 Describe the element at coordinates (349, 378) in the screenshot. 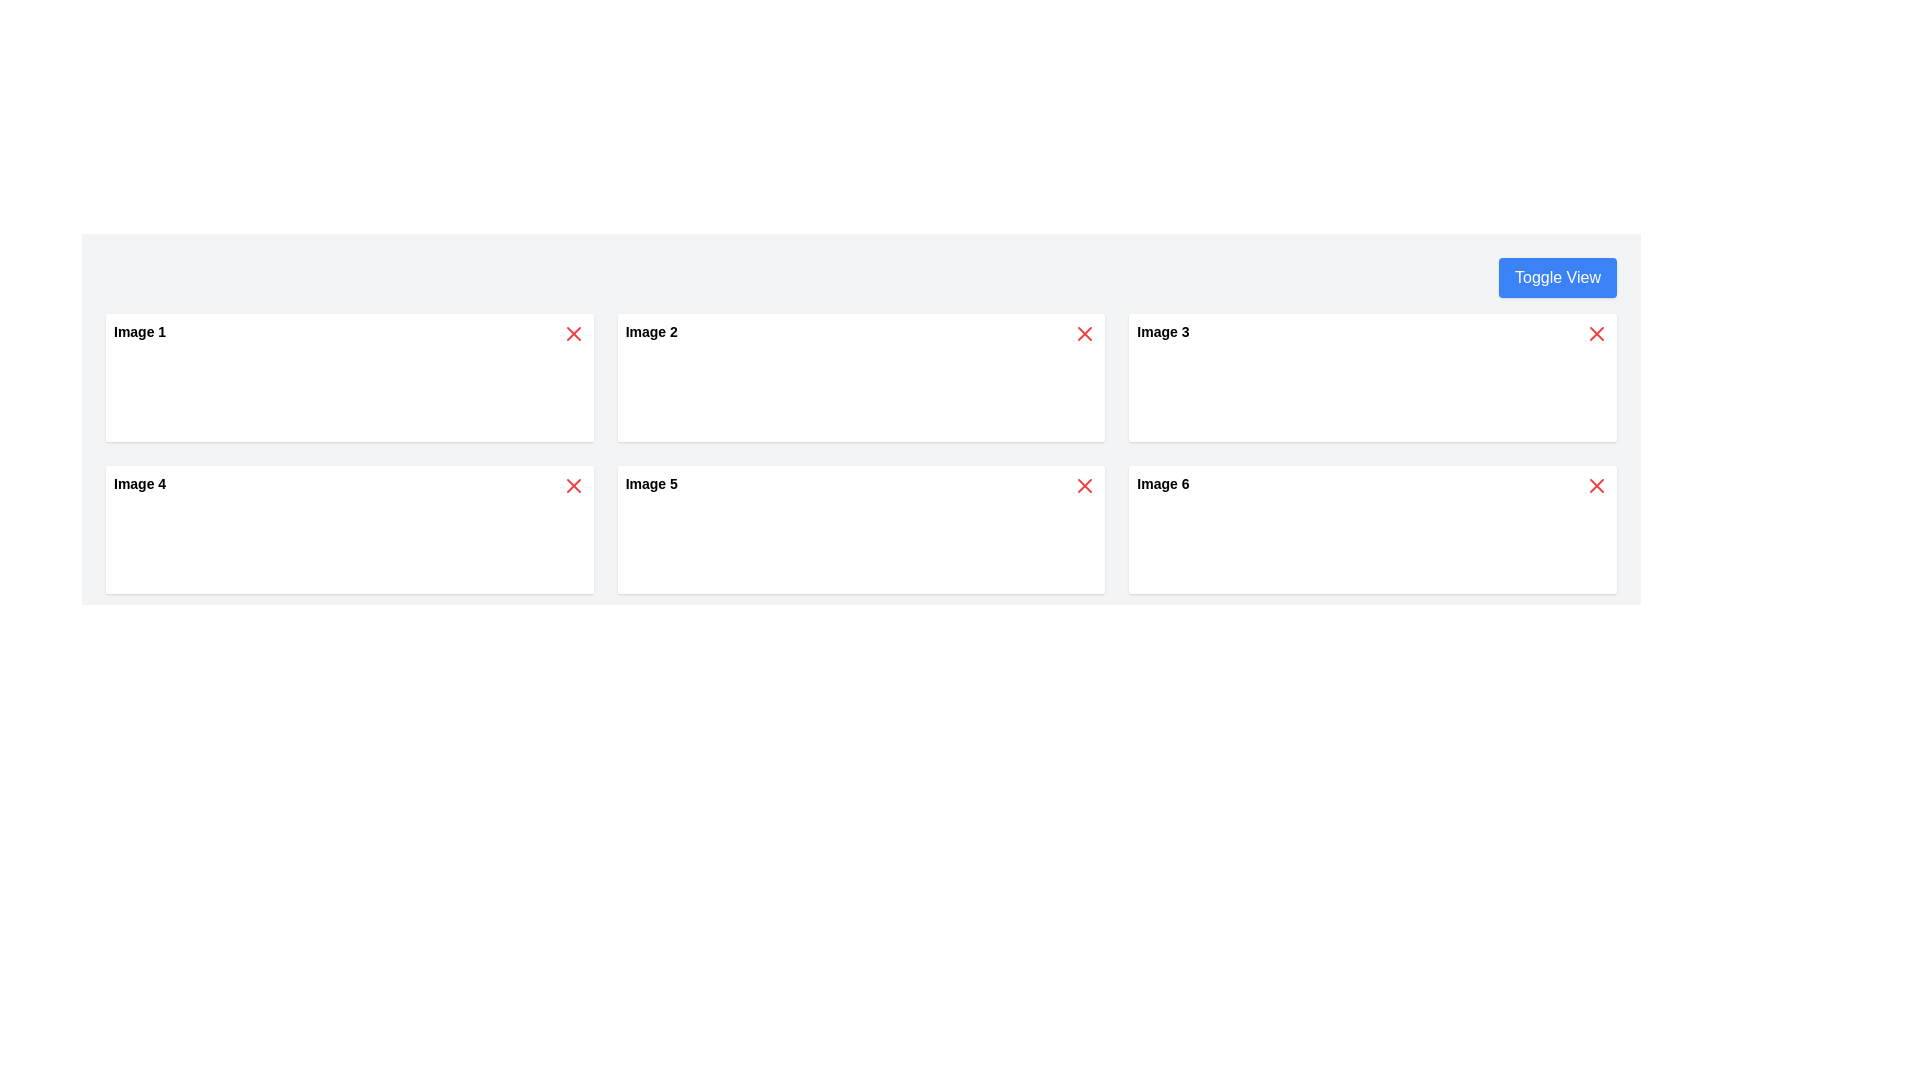

I see `the first card in the grid layout` at that location.